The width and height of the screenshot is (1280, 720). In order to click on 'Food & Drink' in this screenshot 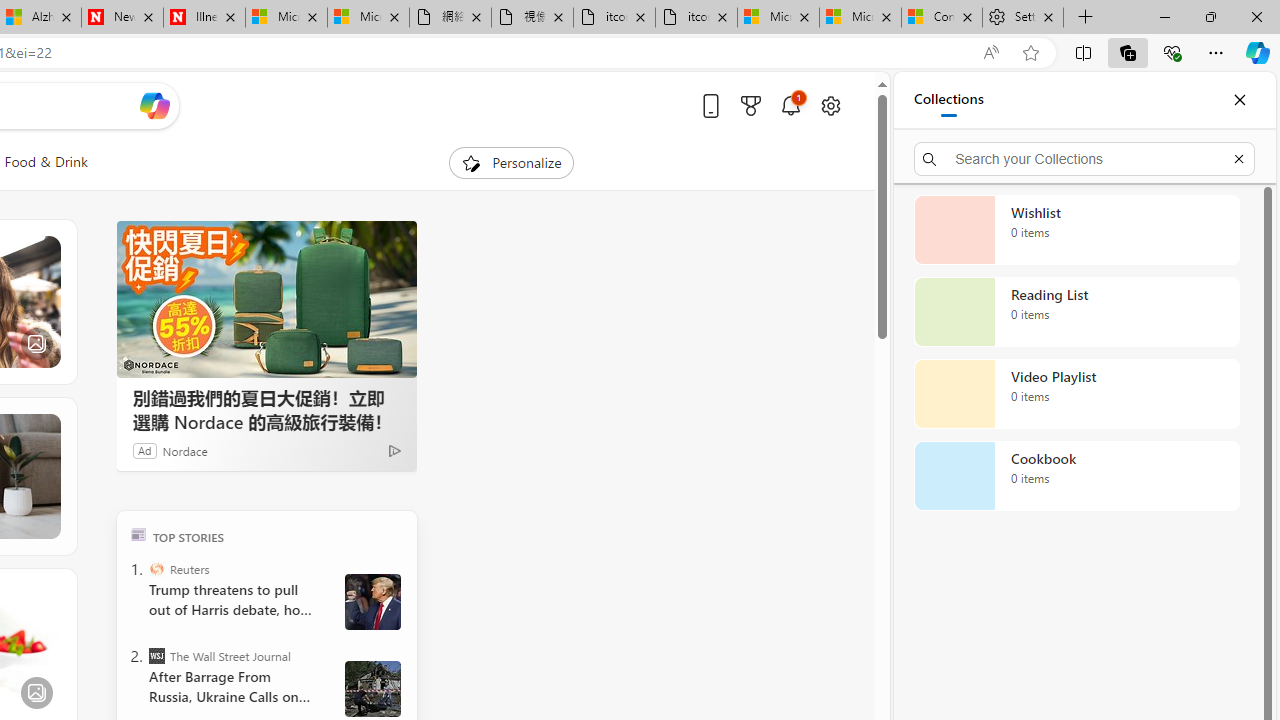, I will do `click(46, 162)`.